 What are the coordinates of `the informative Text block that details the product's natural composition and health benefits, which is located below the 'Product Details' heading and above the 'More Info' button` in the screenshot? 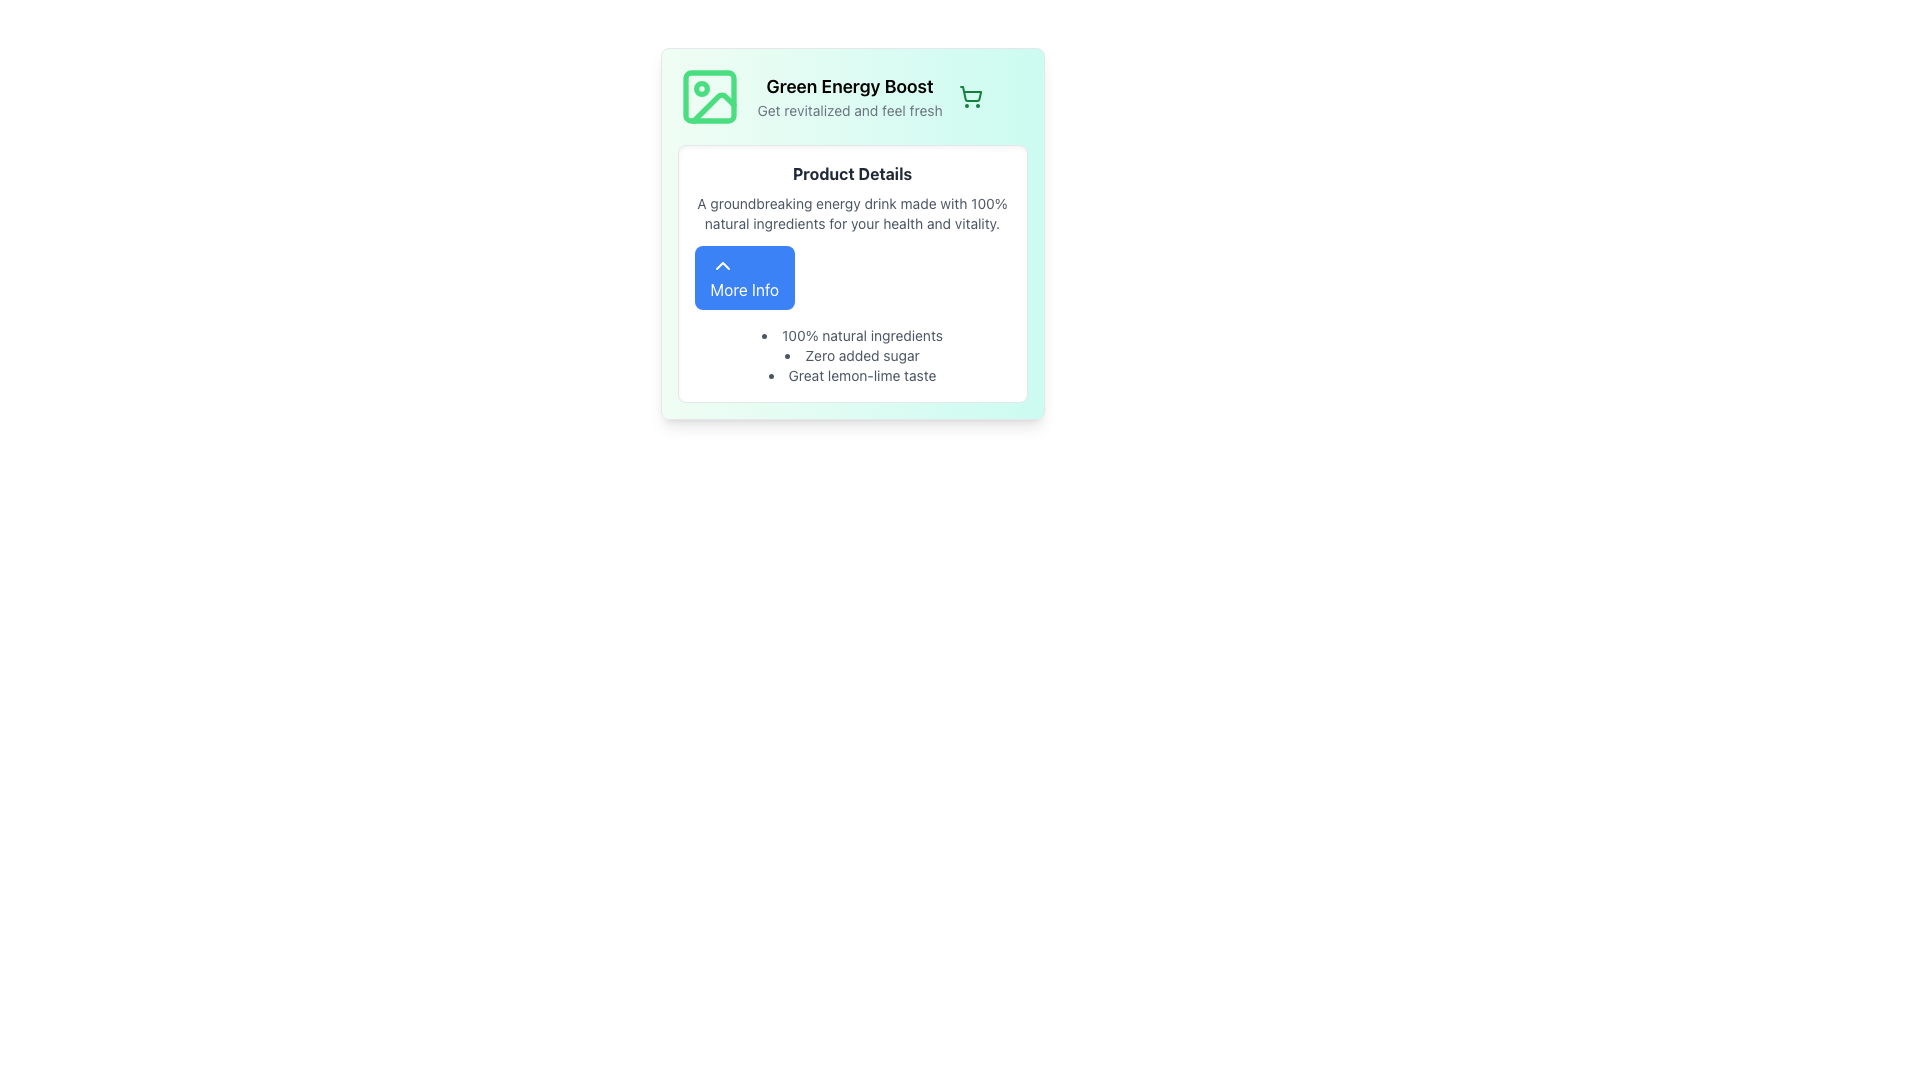 It's located at (852, 213).